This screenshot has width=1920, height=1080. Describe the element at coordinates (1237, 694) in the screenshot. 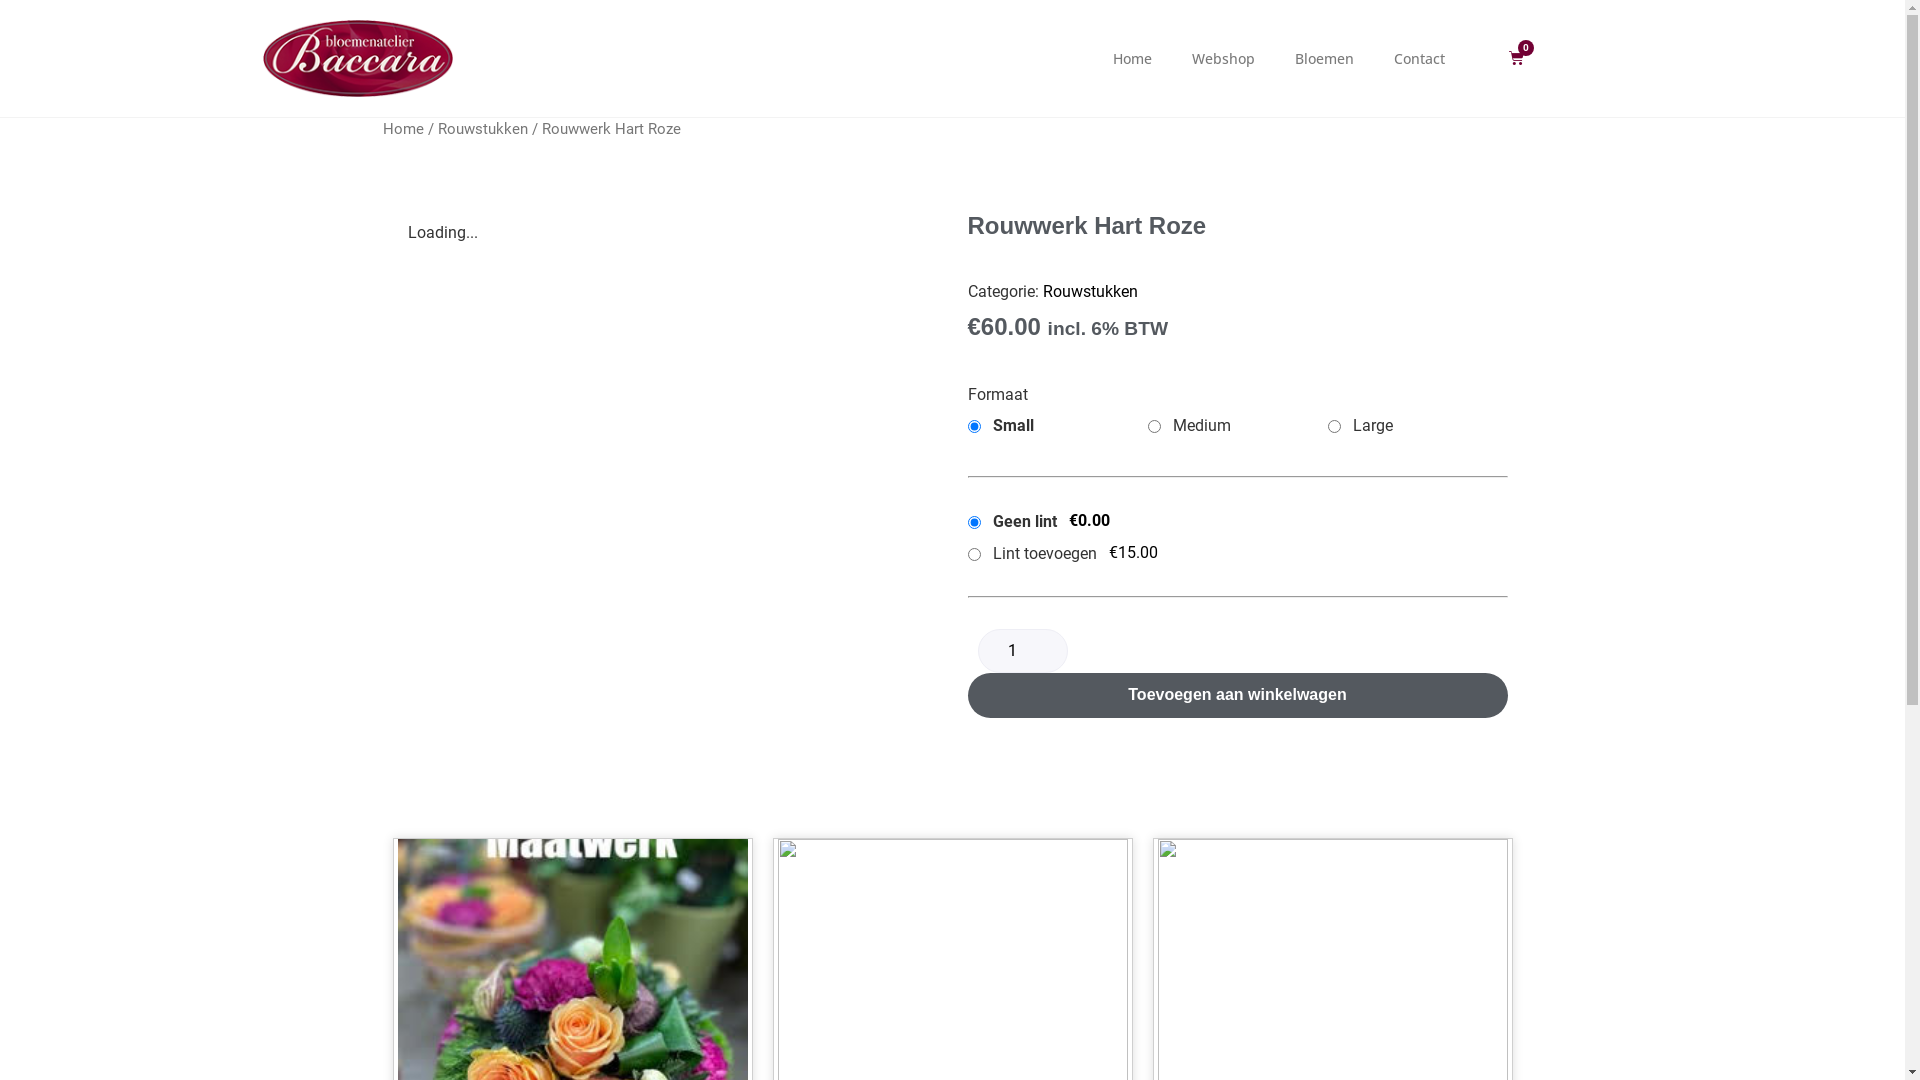

I see `'Toevoegen aan winkelwagen'` at that location.